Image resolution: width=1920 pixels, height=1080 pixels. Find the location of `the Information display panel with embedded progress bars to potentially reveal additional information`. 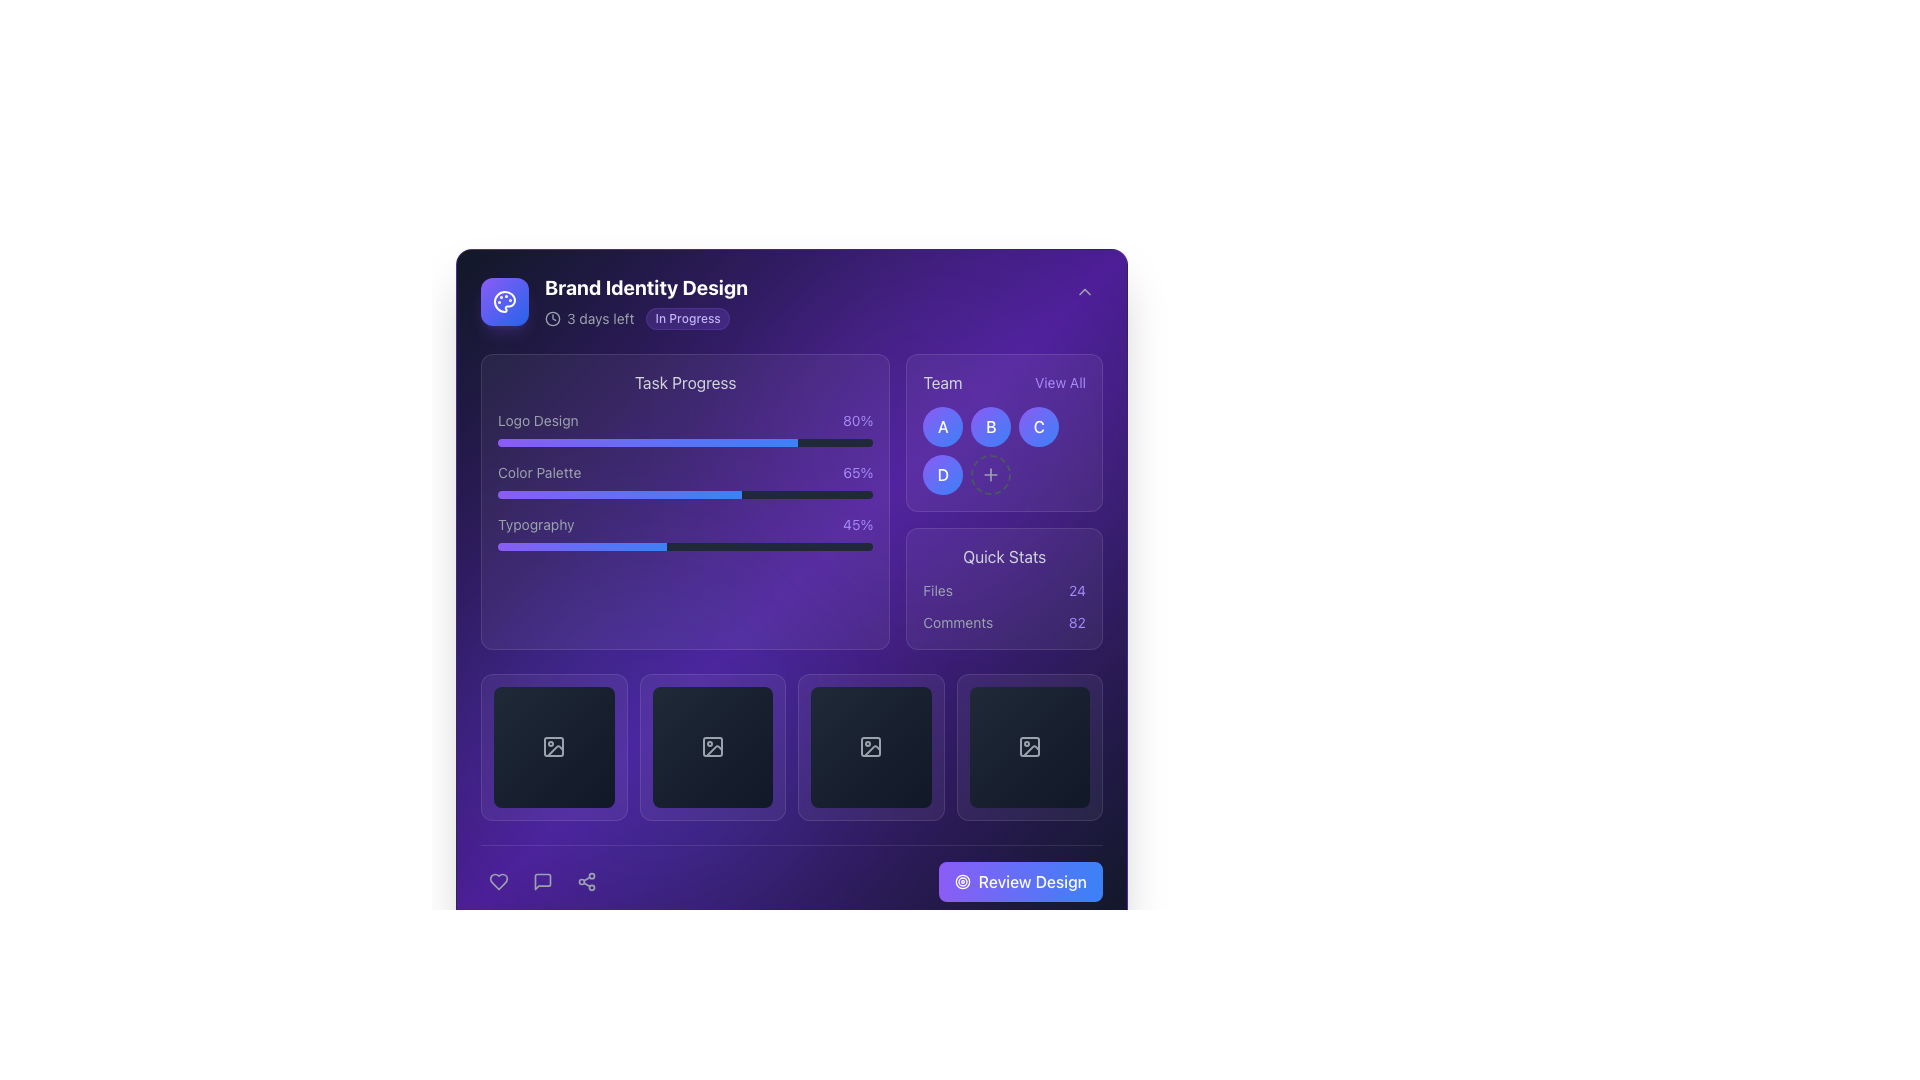

the Information display panel with embedded progress bars to potentially reveal additional information is located at coordinates (791, 500).